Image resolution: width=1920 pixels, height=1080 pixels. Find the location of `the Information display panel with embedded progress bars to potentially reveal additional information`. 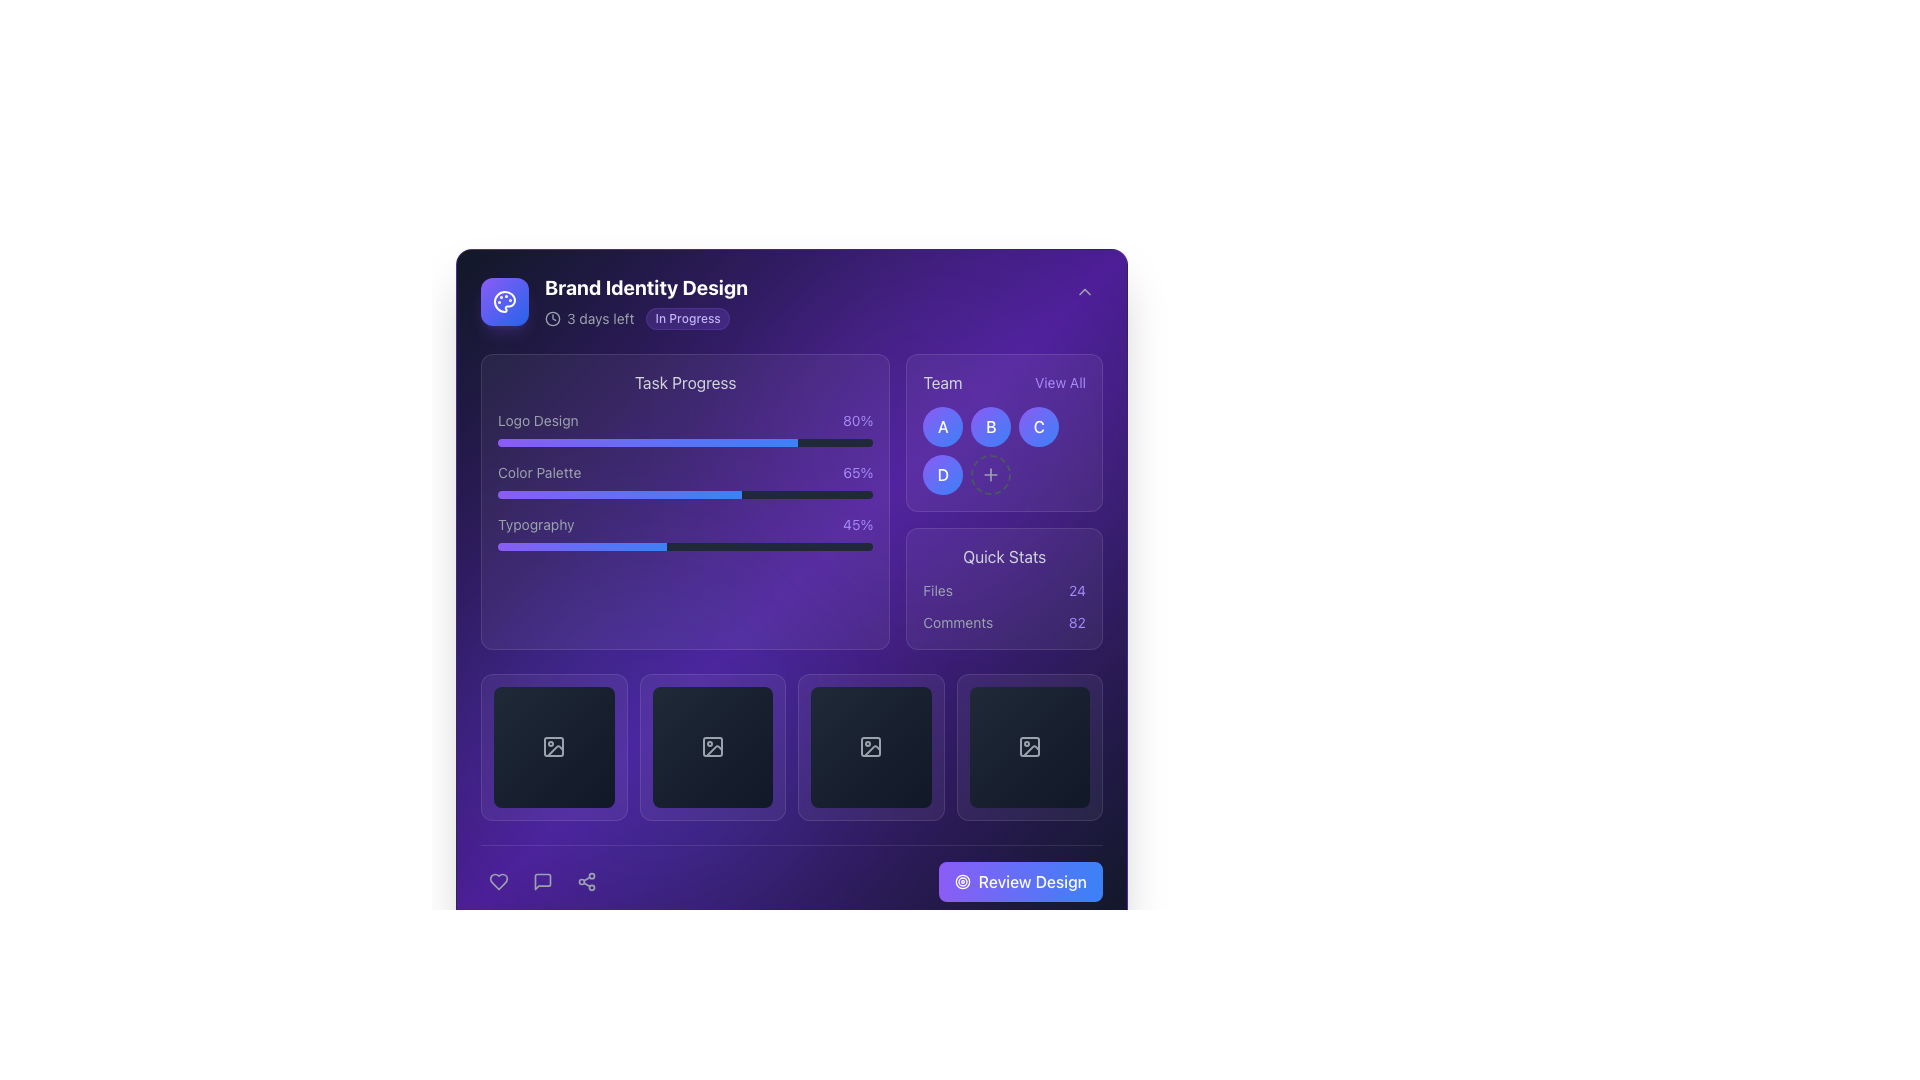

the Information display panel with embedded progress bars to potentially reveal additional information is located at coordinates (791, 500).